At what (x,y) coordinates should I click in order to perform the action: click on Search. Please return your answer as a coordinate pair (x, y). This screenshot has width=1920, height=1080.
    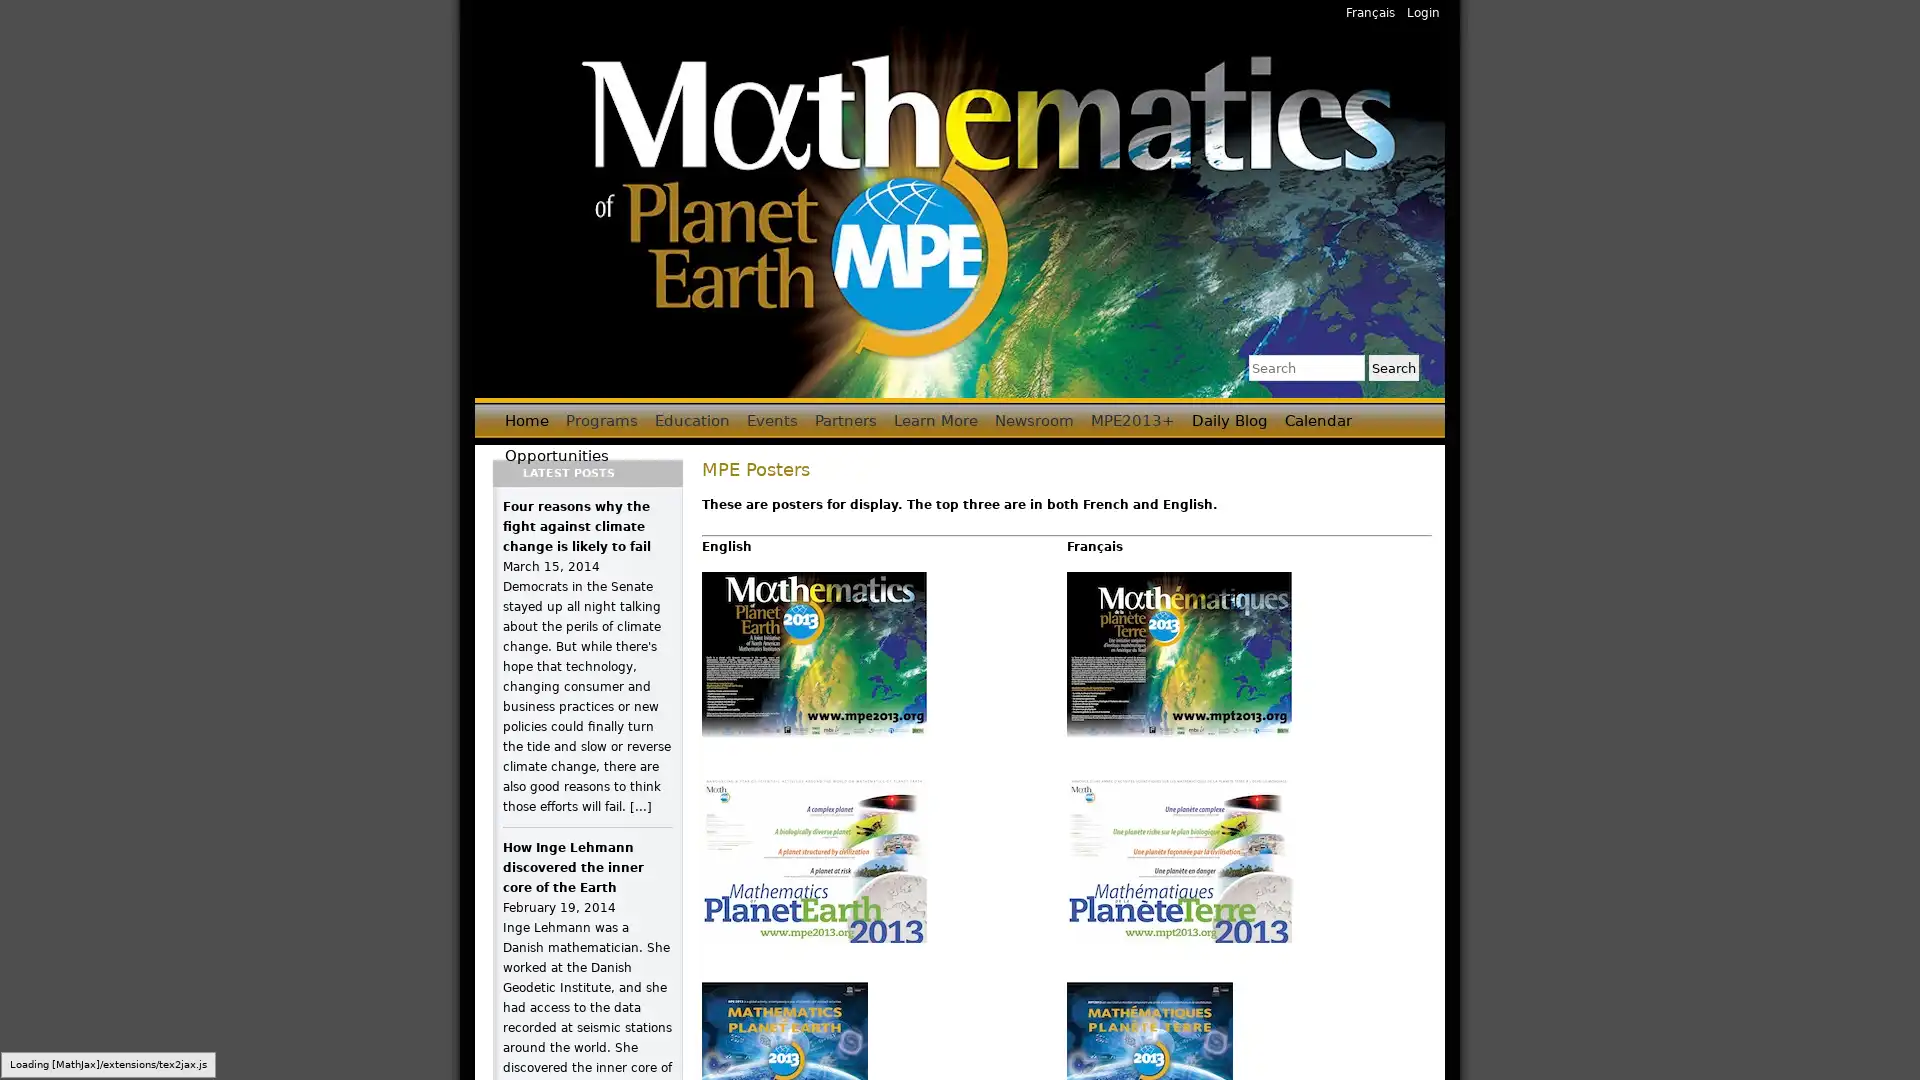
    Looking at the image, I should click on (1392, 367).